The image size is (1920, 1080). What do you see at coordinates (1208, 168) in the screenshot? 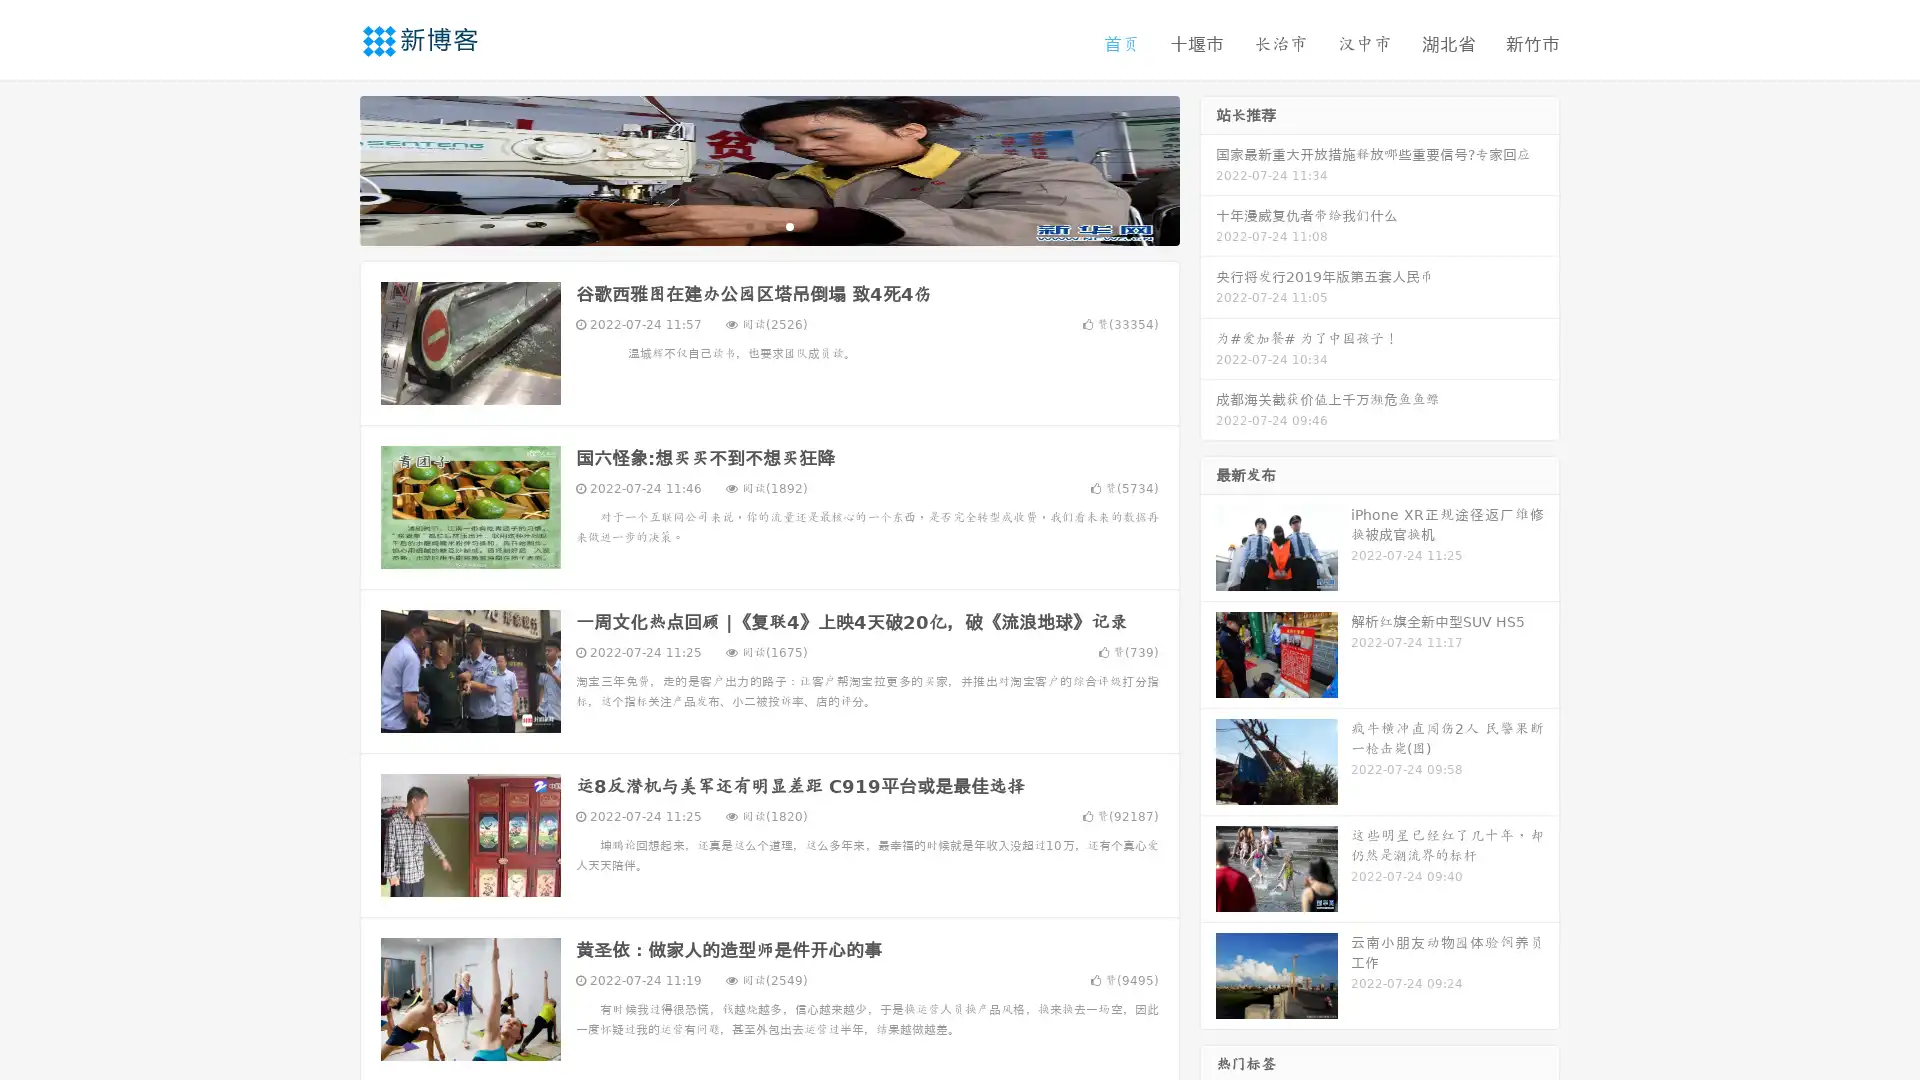
I see `Next slide` at bounding box center [1208, 168].